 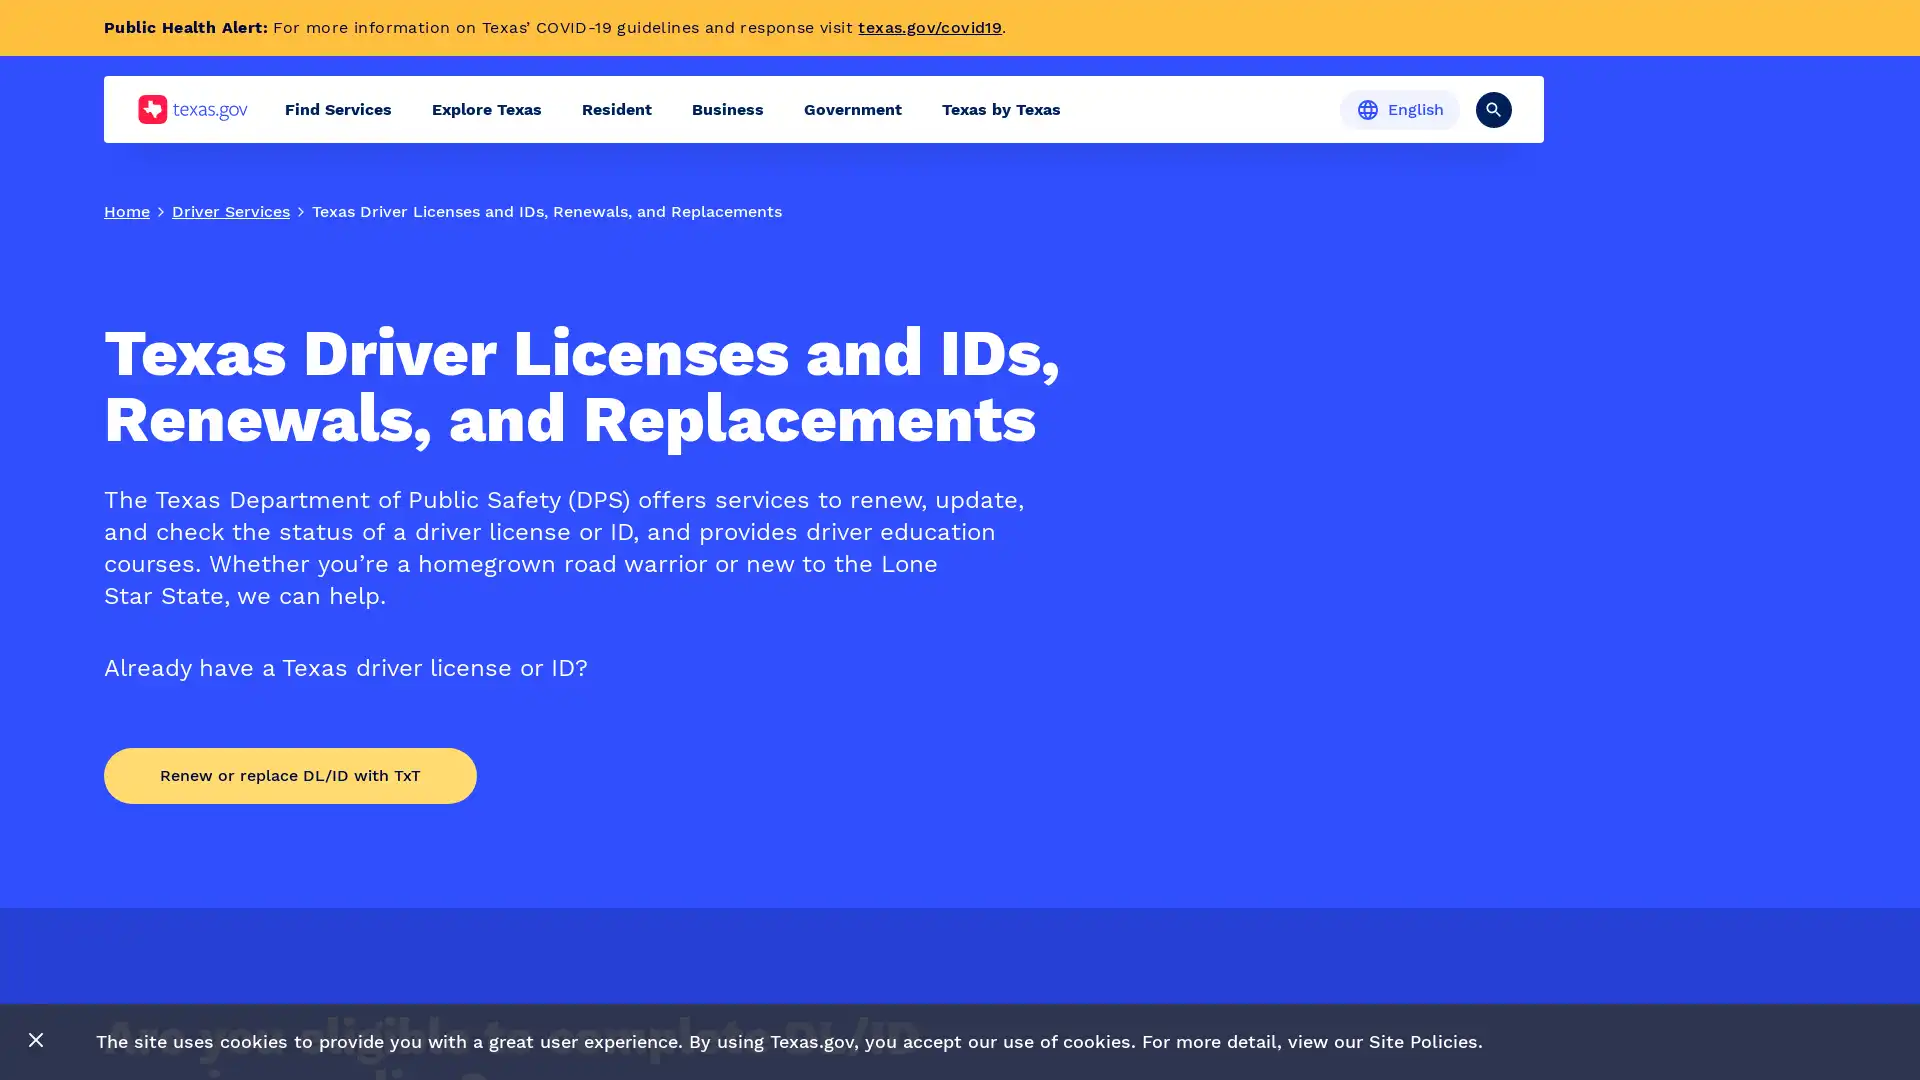 What do you see at coordinates (616, 109) in the screenshot?
I see `Resident` at bounding box center [616, 109].